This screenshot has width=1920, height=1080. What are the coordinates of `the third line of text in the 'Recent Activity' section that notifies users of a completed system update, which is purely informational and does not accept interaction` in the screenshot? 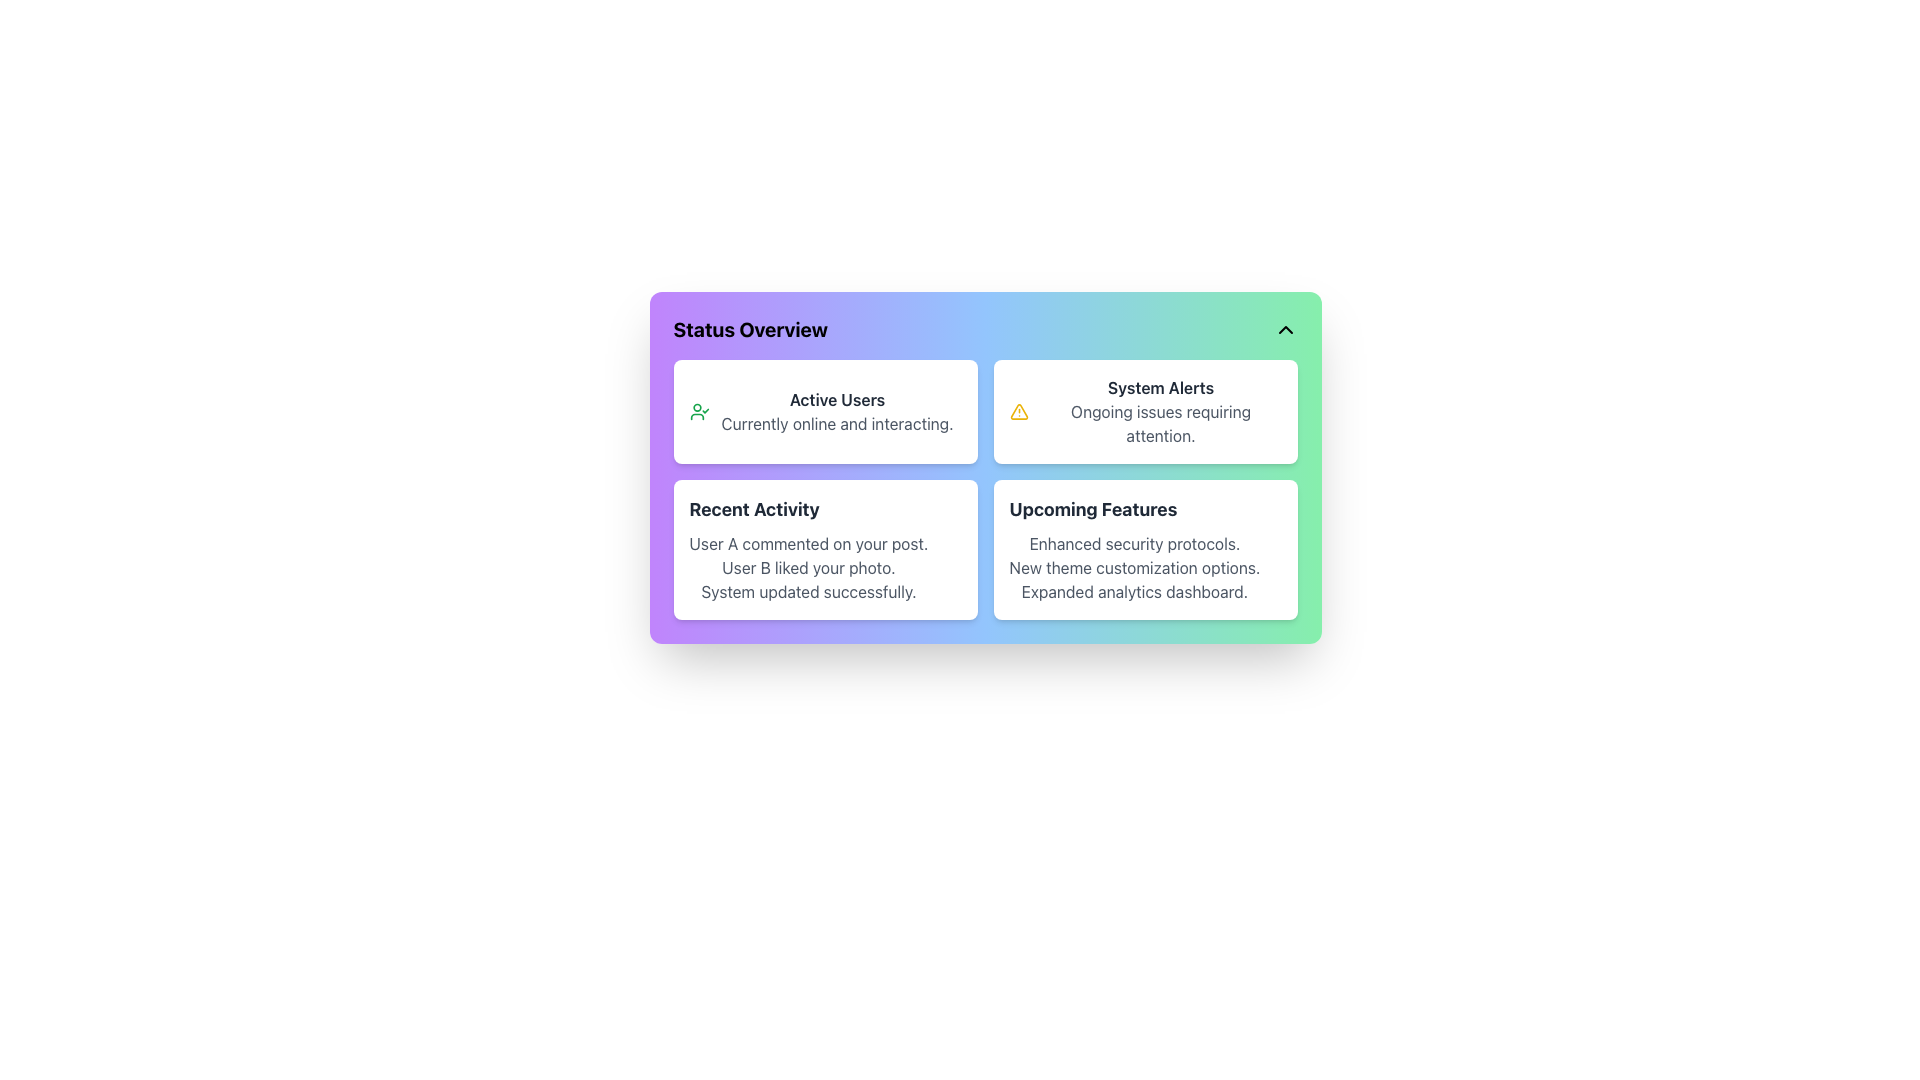 It's located at (808, 590).